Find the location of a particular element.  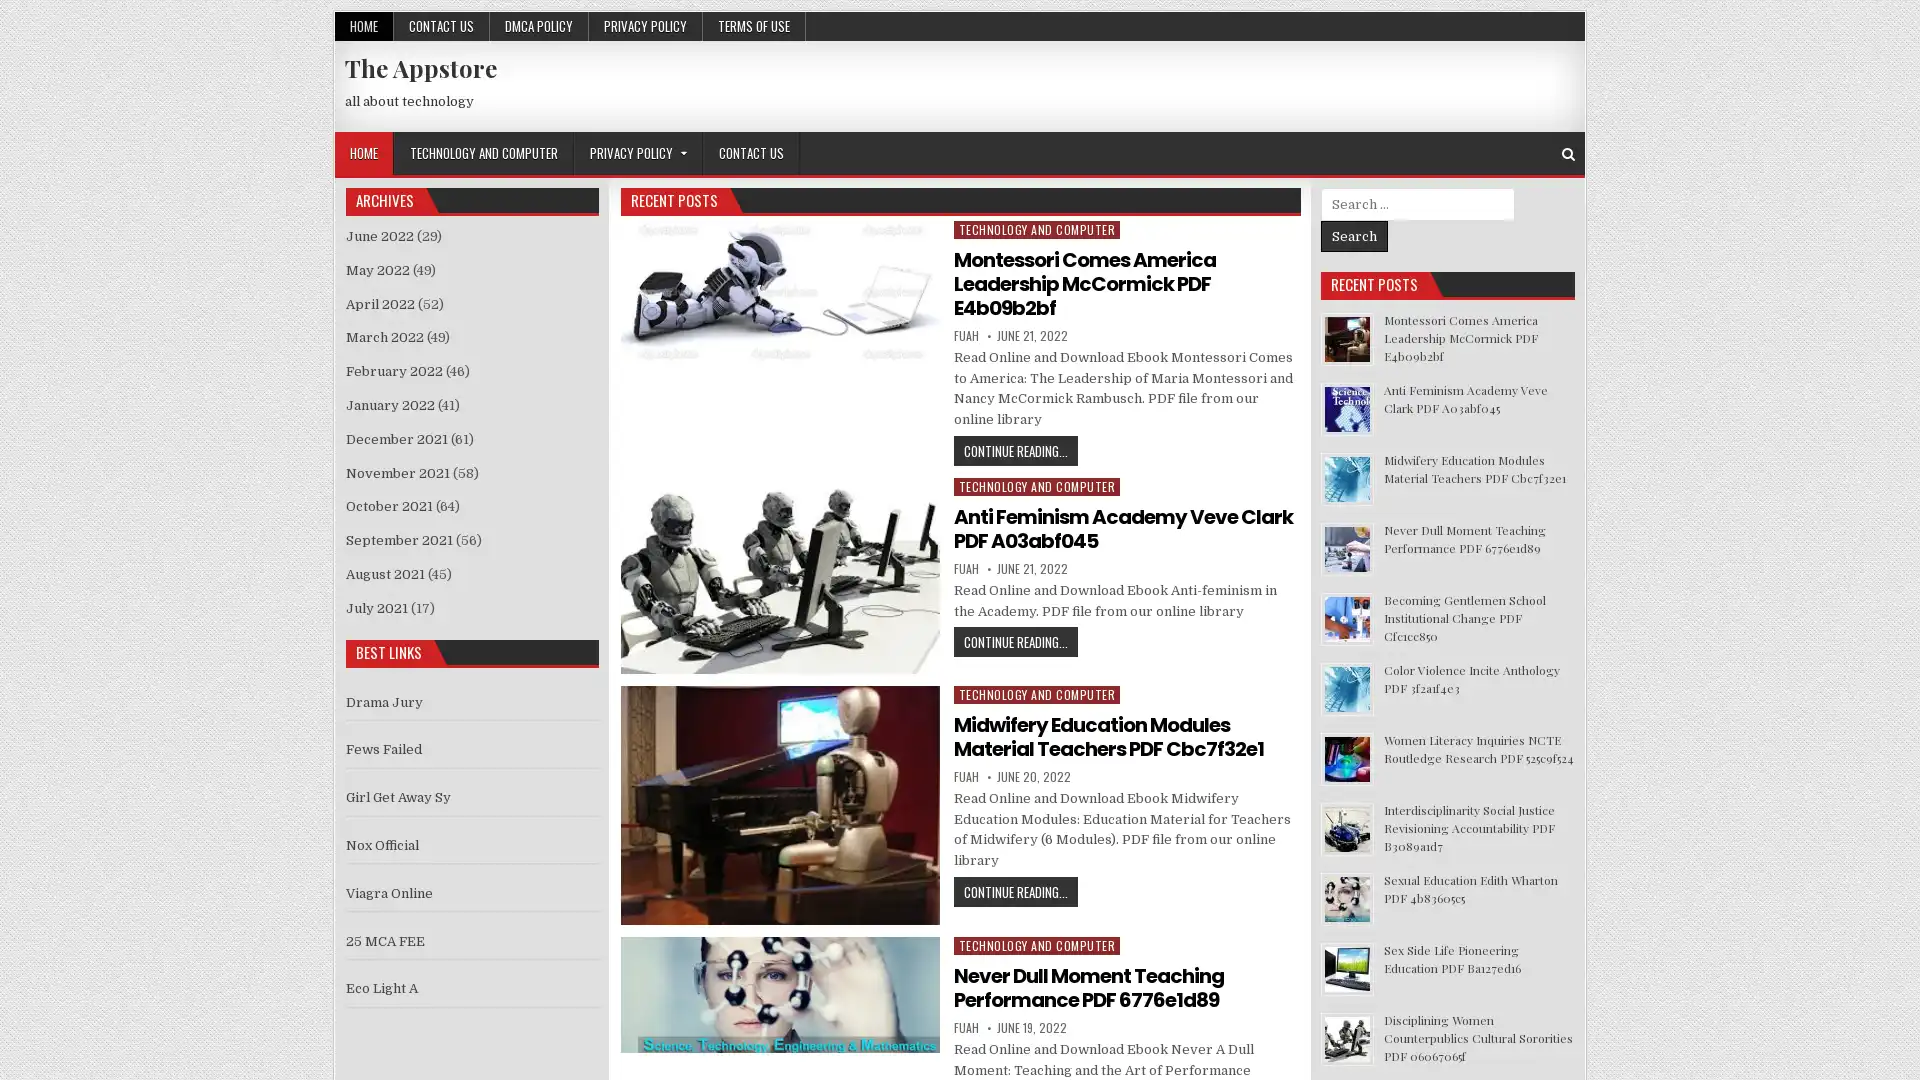

Search is located at coordinates (1354, 235).